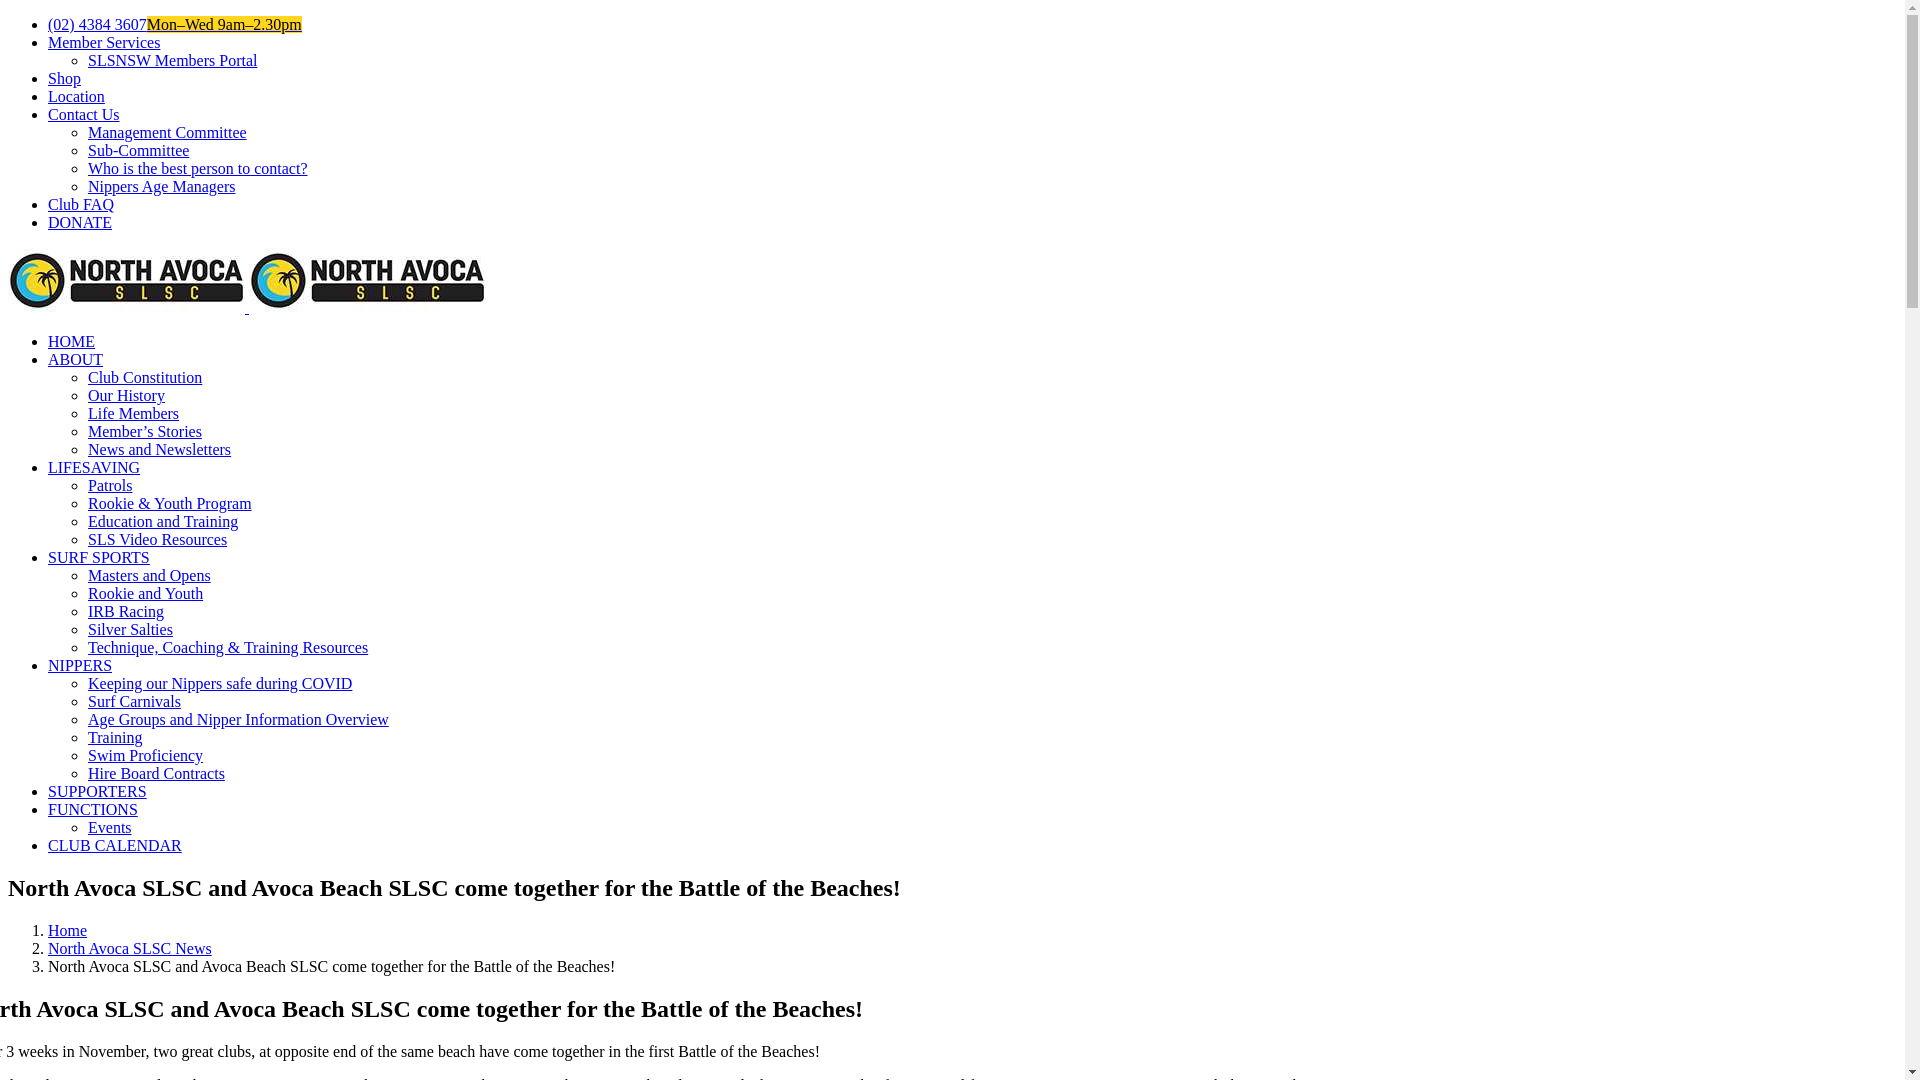 This screenshot has width=1920, height=1080. I want to click on 'FUNCTIONS', so click(91, 808).